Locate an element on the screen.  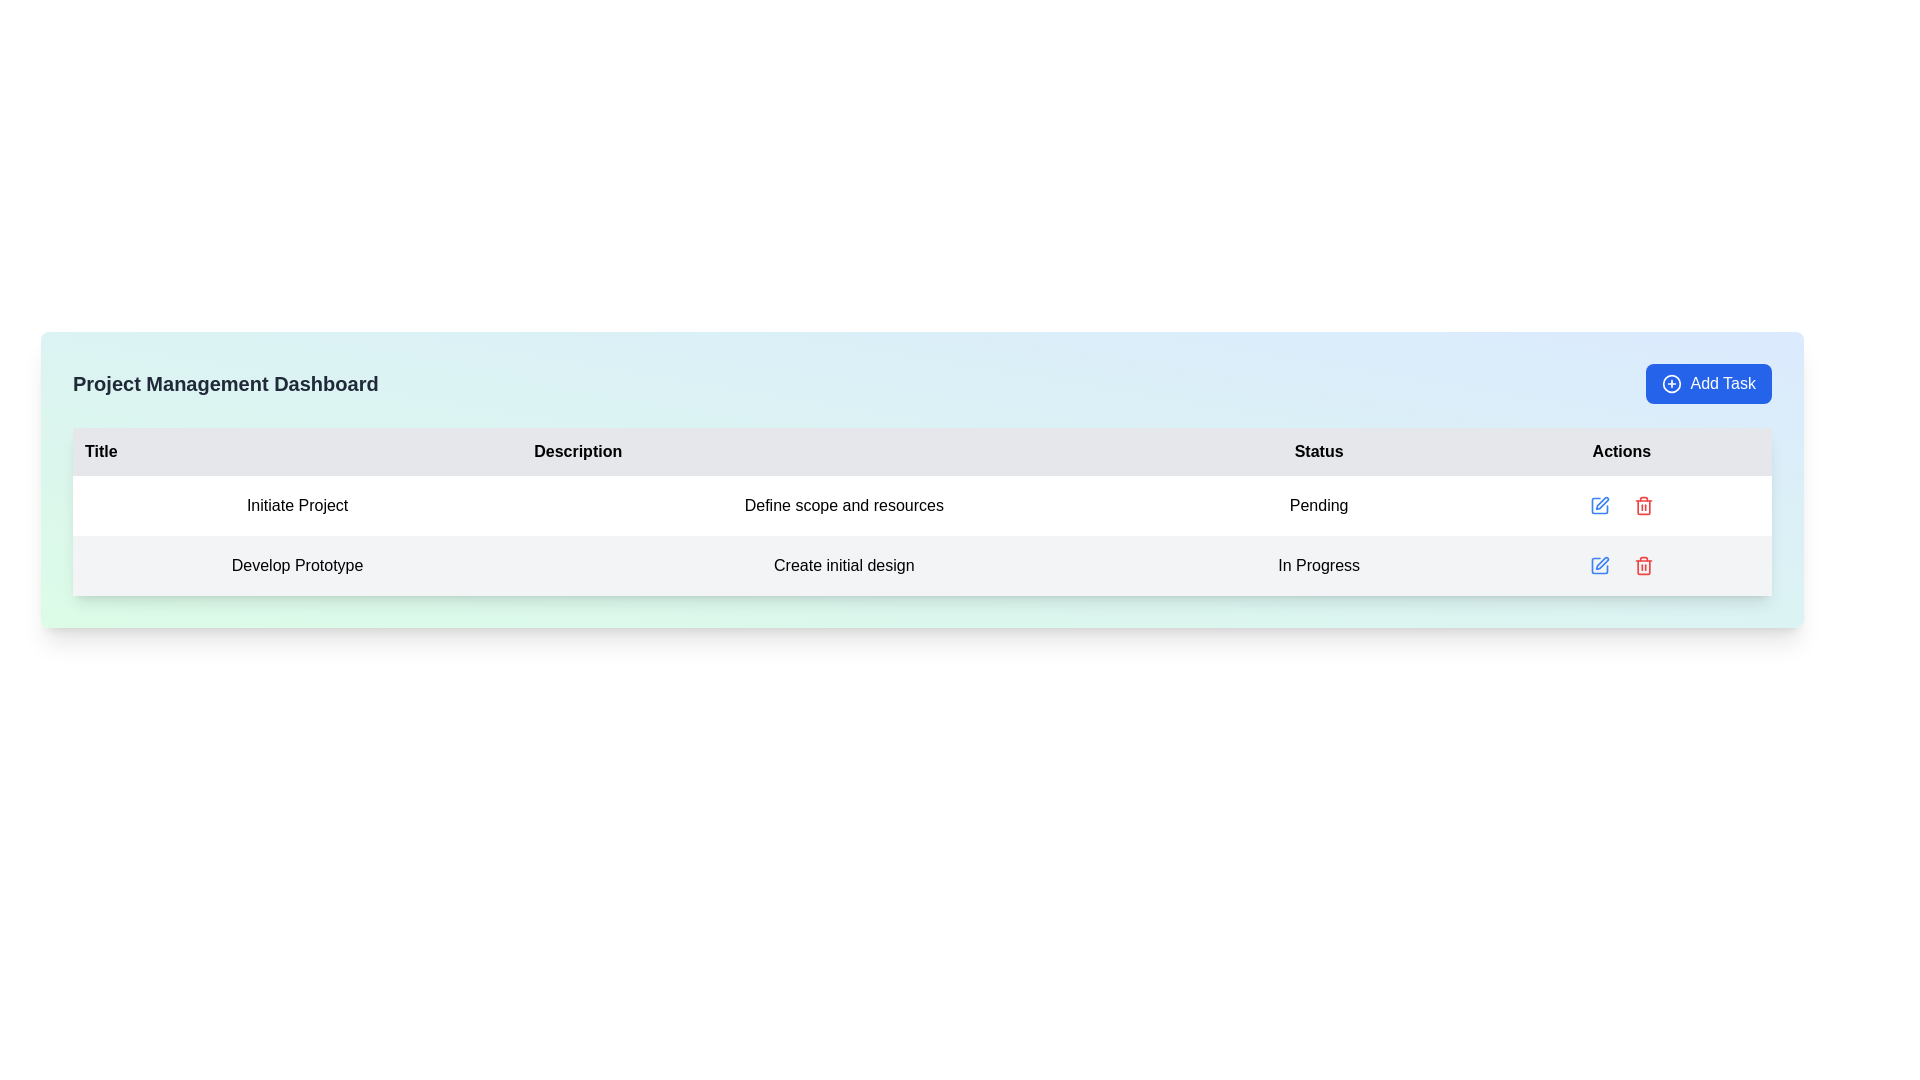
the Action button group located in the 'Actions' column of the table row associated with the task labeled 'Initiate Project' is located at coordinates (1621, 504).